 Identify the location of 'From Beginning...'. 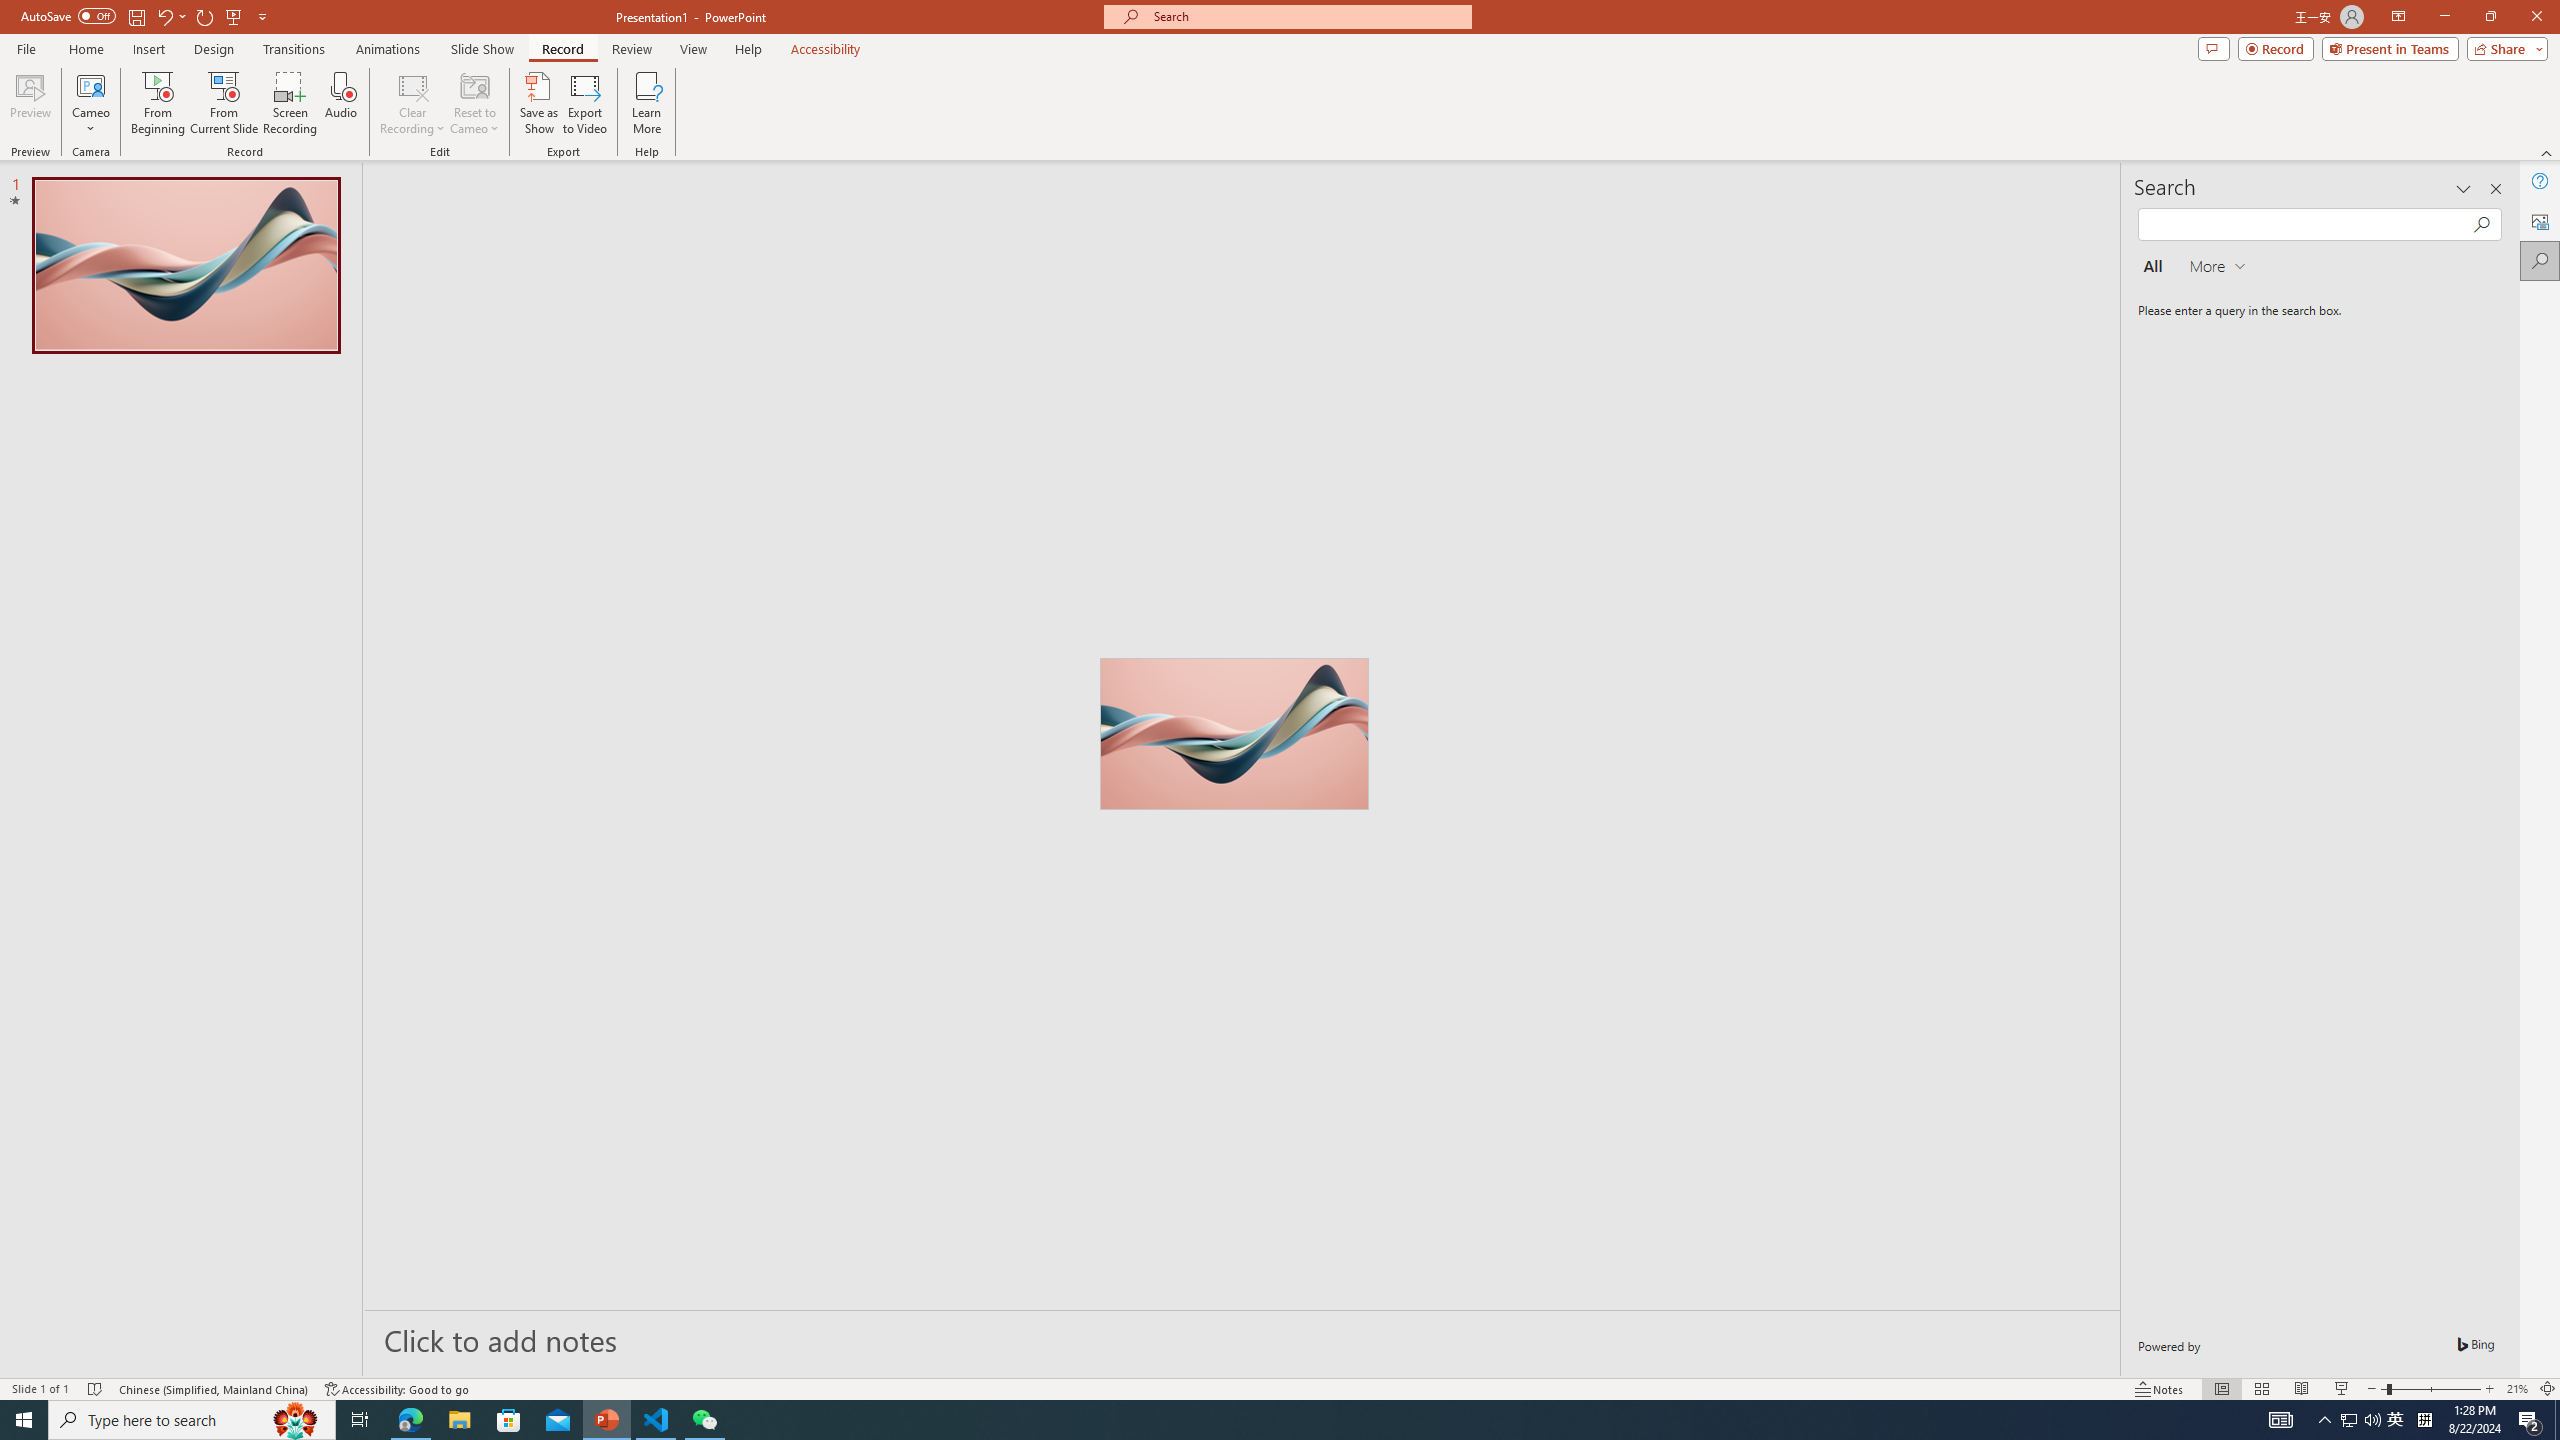
(156, 103).